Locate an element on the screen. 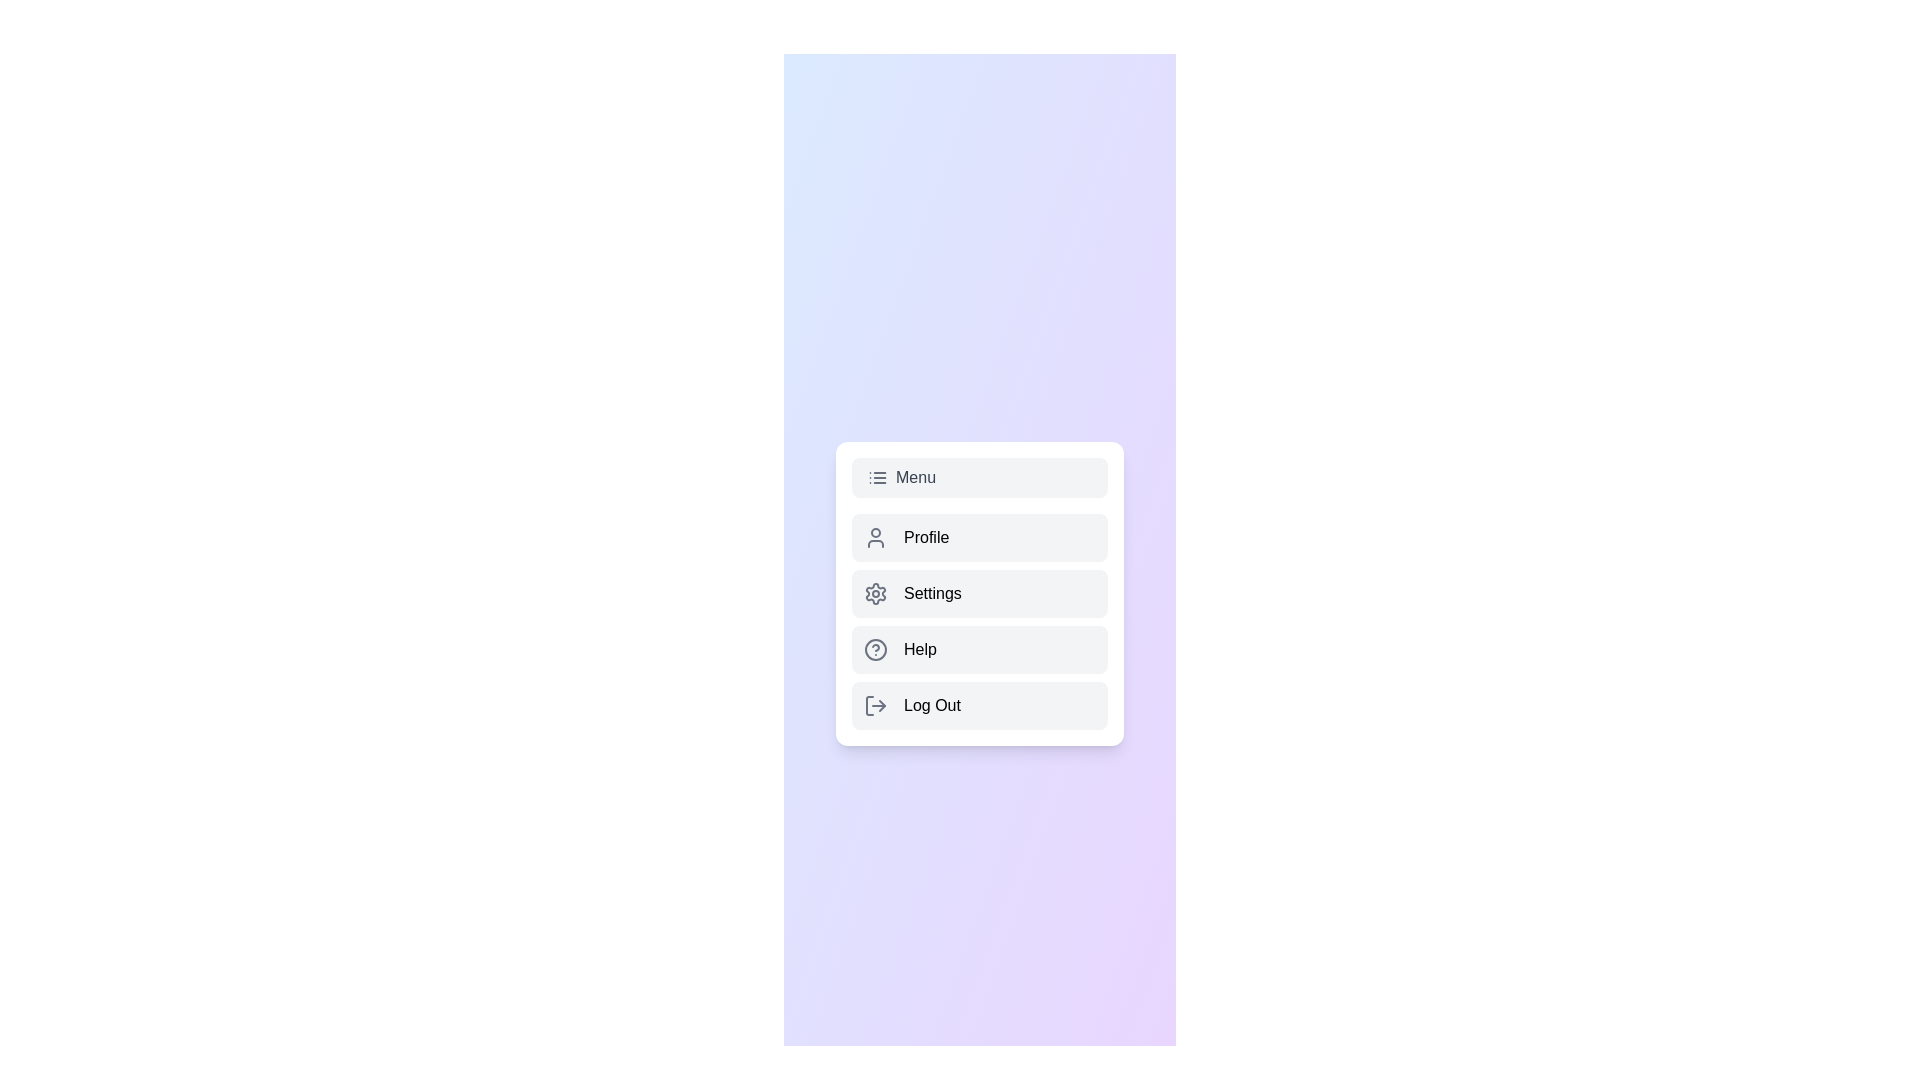  the 'Settings' button is located at coordinates (979, 593).